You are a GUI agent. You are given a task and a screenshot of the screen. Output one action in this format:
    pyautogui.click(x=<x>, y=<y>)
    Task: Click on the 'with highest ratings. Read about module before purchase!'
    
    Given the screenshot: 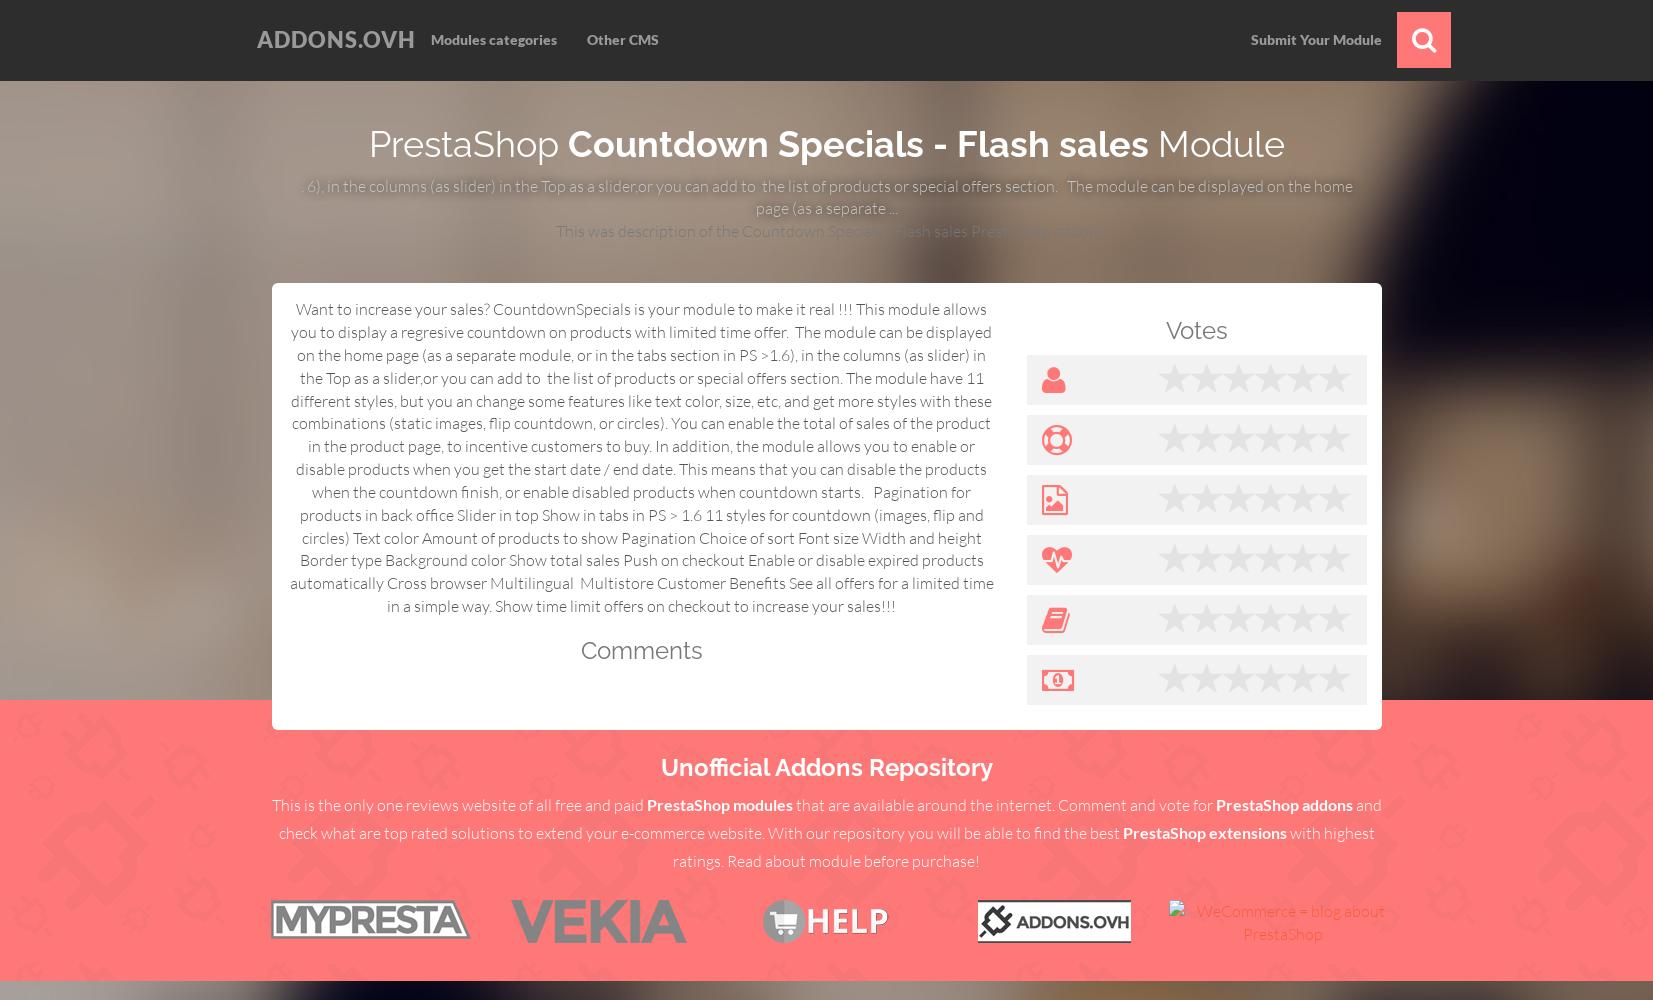 What is the action you would take?
    pyautogui.click(x=1023, y=845)
    